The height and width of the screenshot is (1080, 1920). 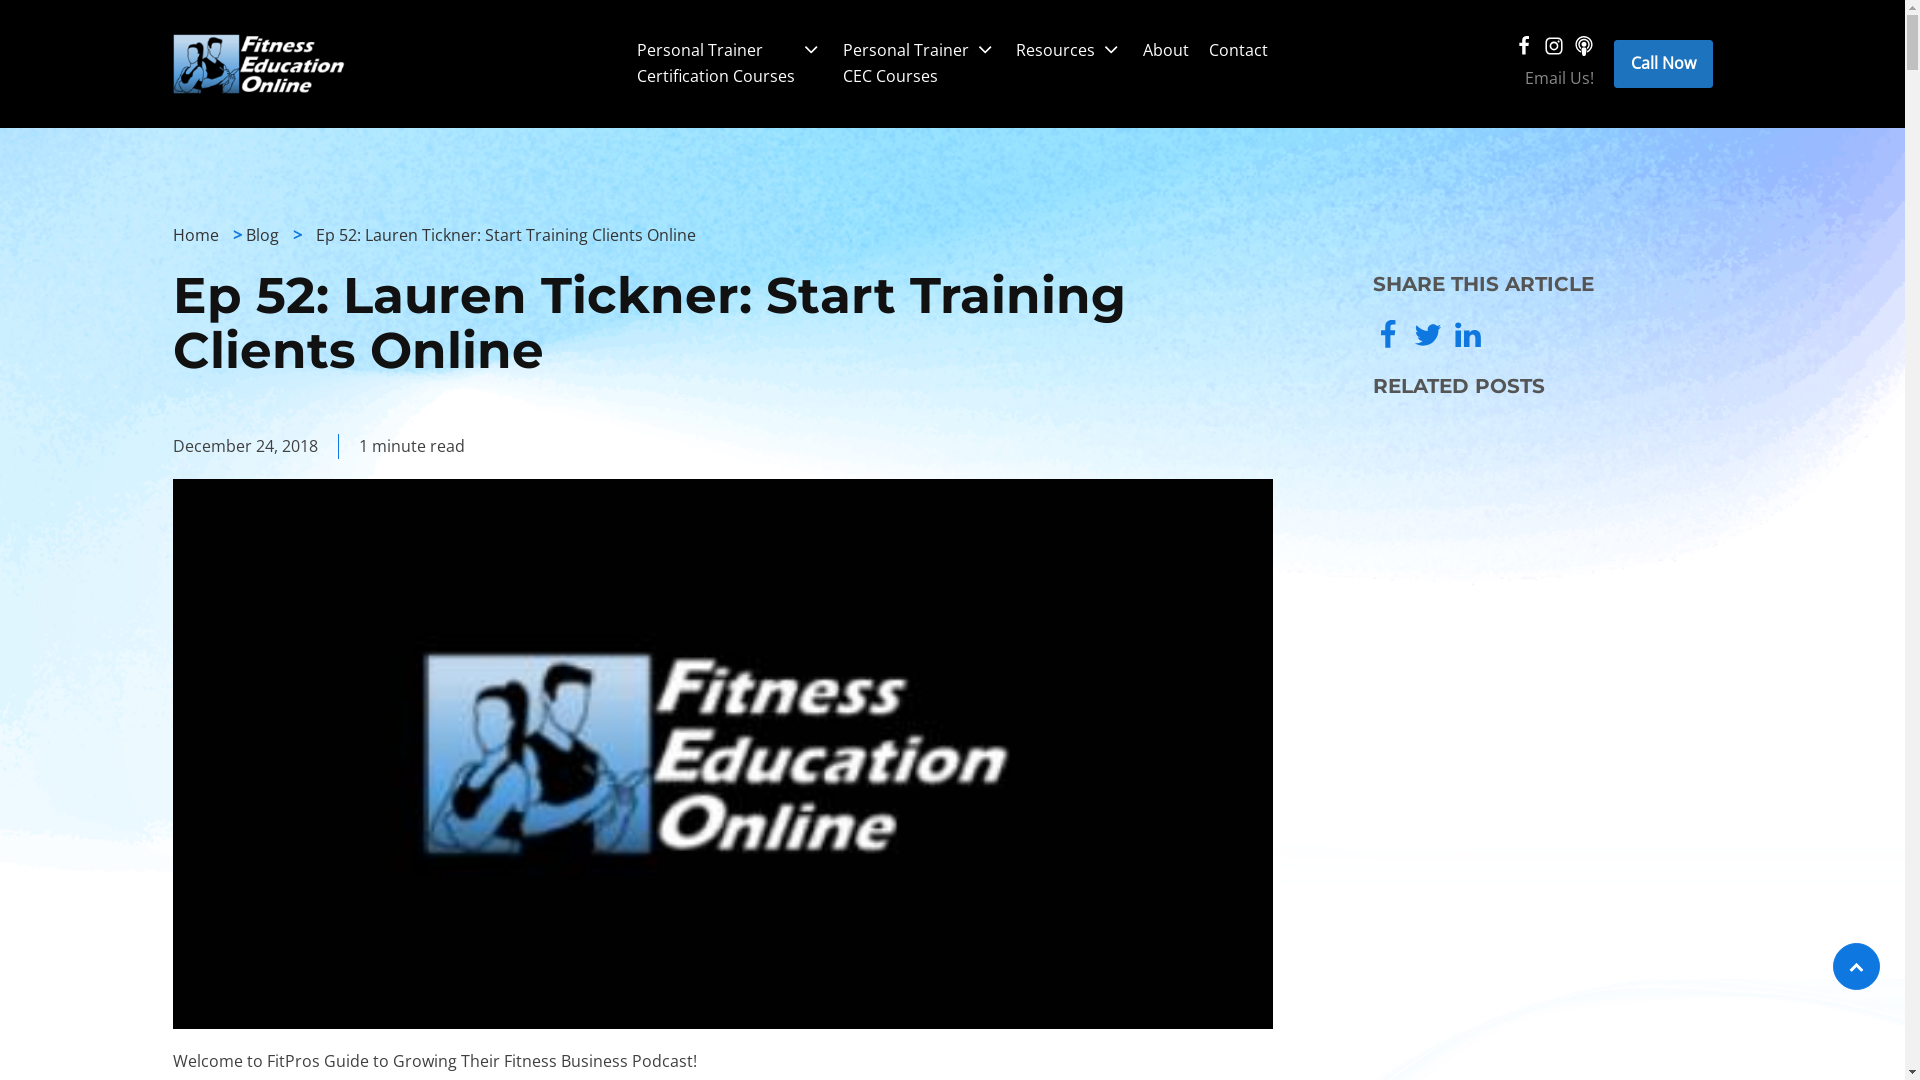 I want to click on 'About', so click(x=1132, y=49).